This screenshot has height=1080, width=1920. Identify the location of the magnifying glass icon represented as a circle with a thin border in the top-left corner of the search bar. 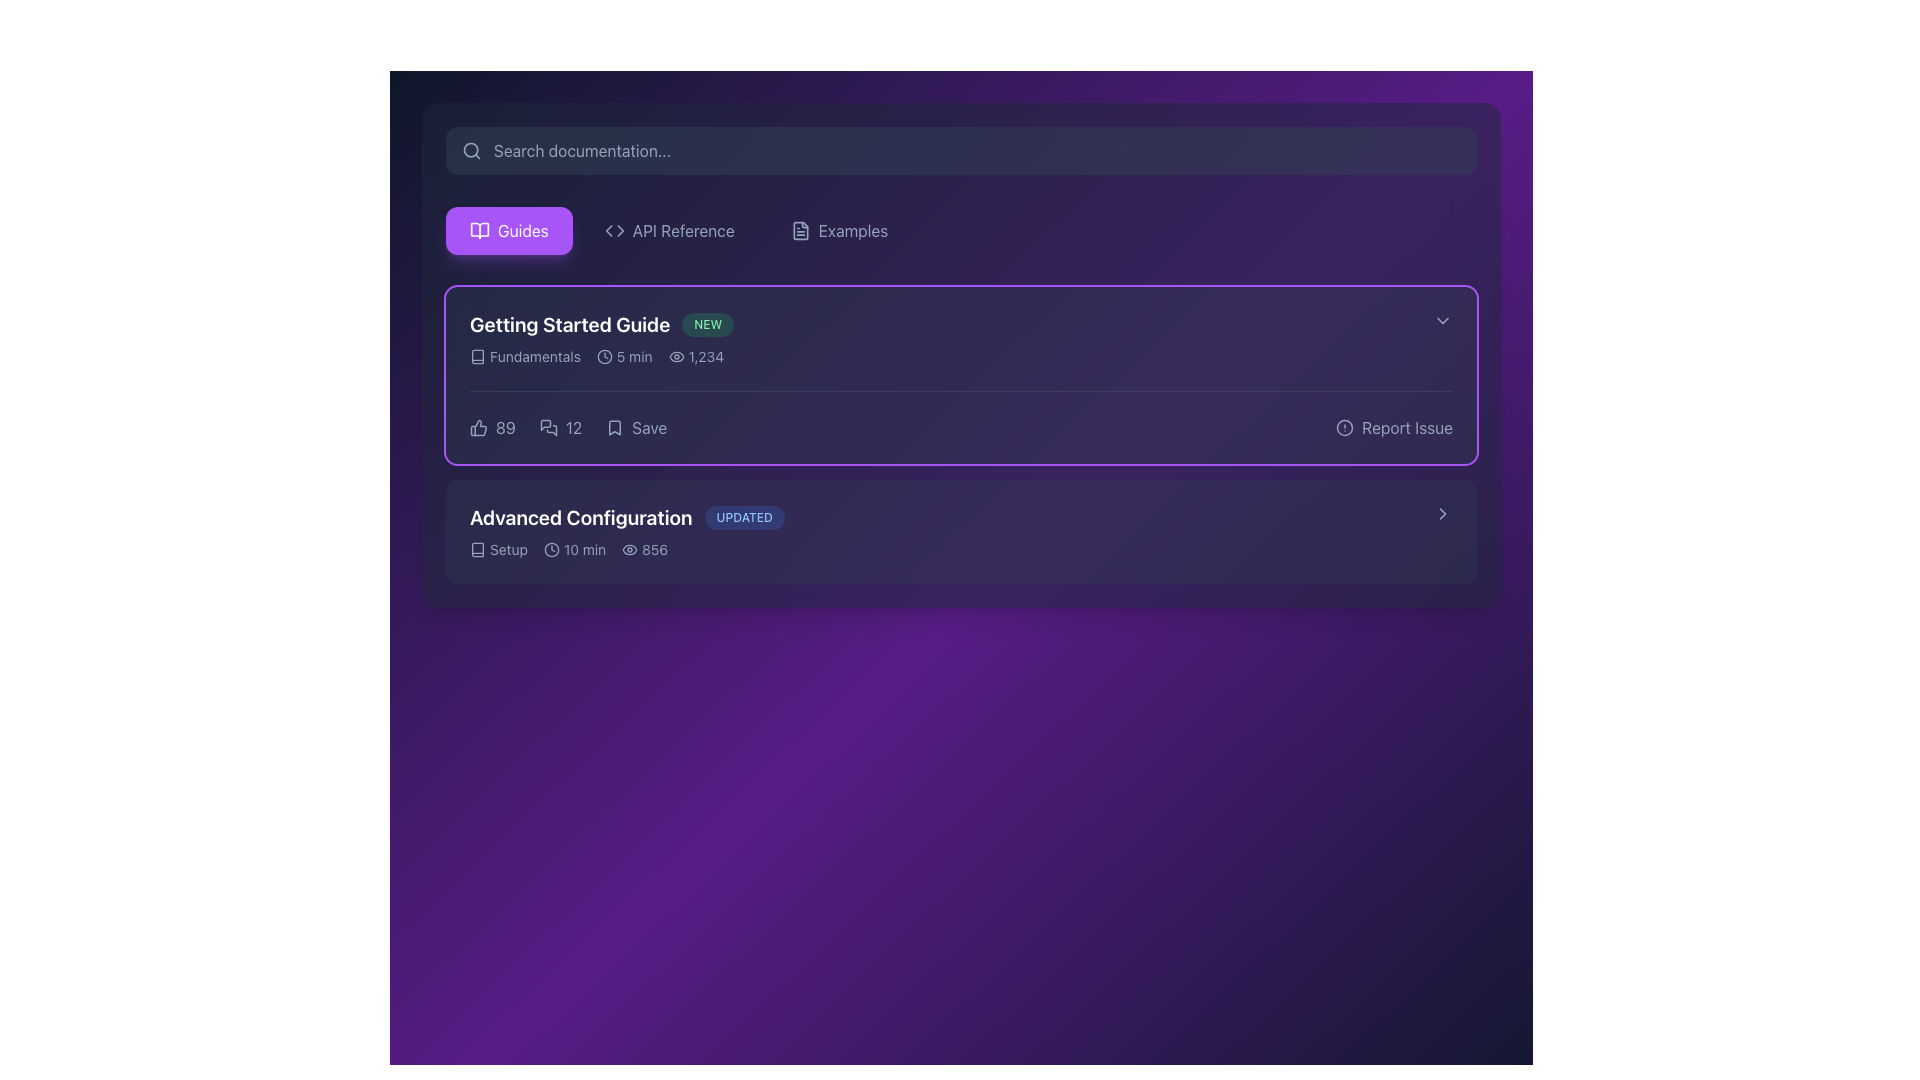
(470, 149).